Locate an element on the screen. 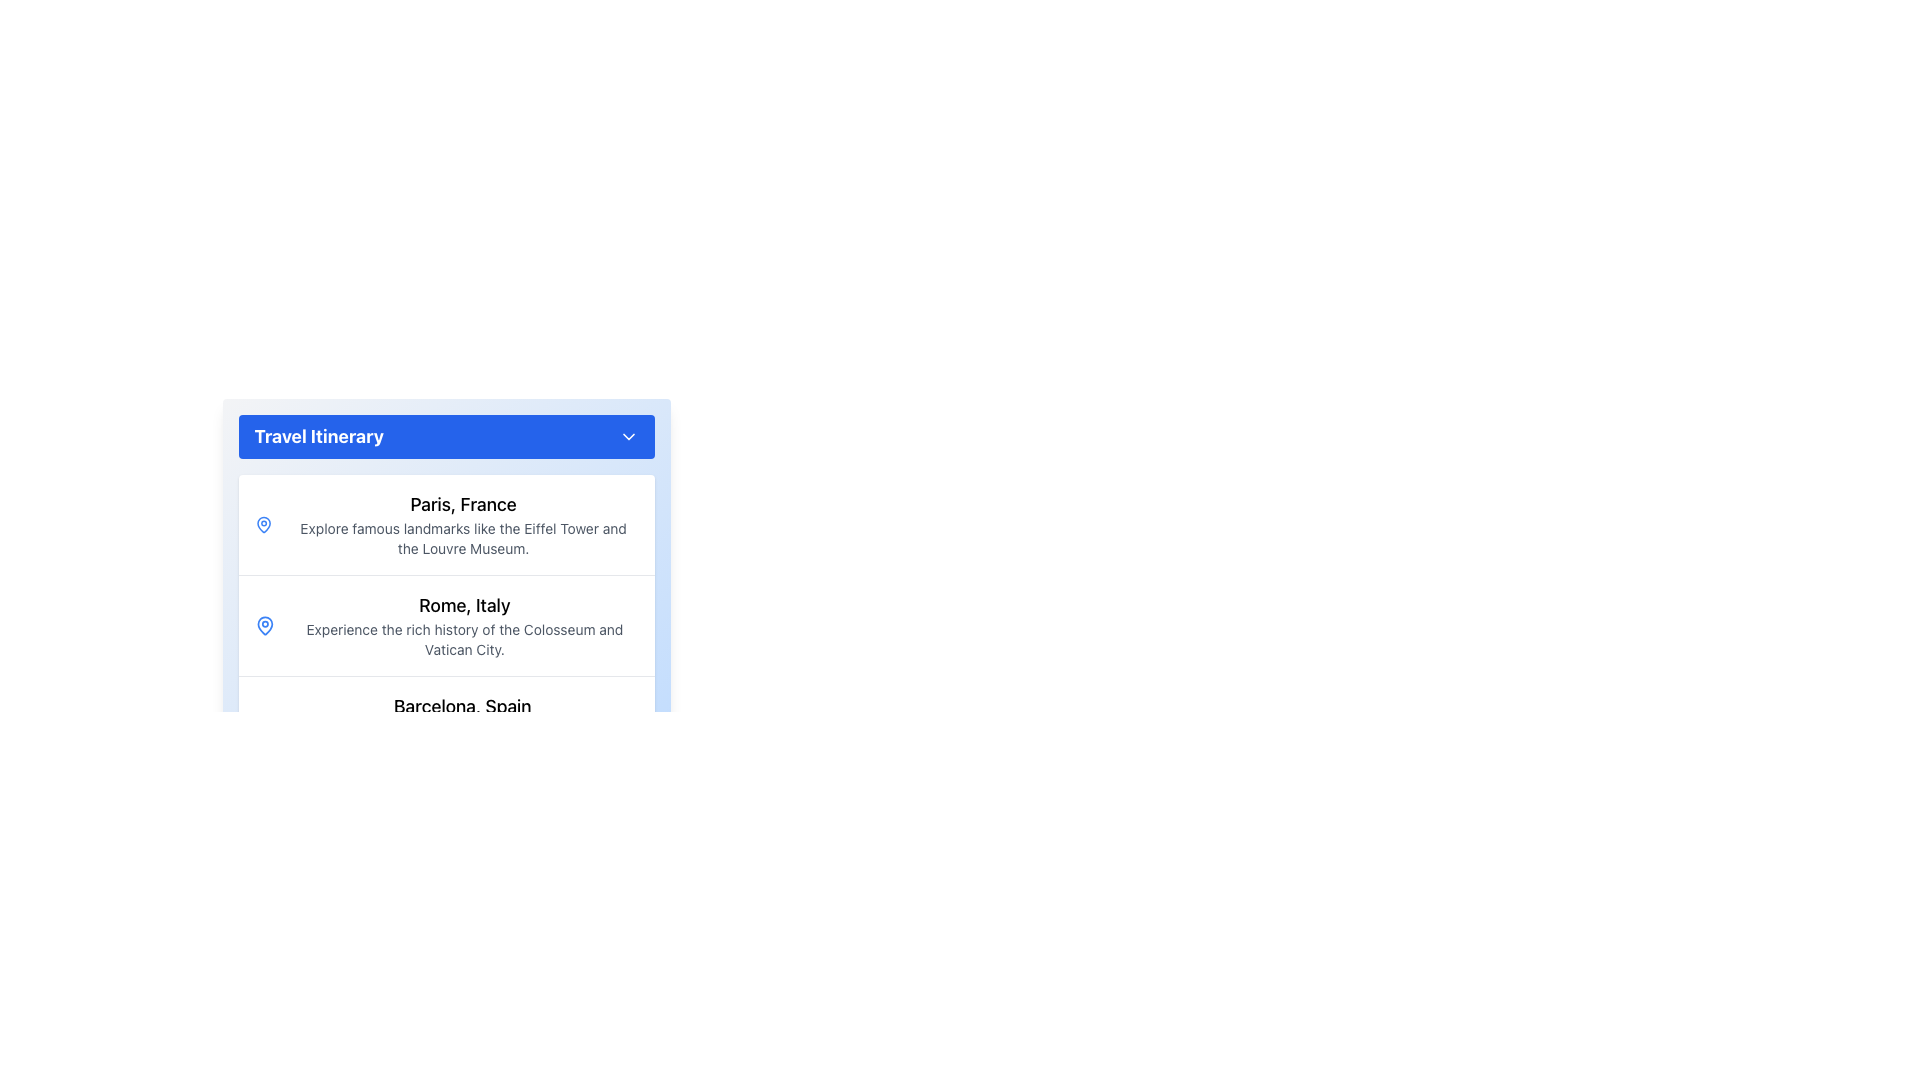 This screenshot has height=1080, width=1920. the 'Travel Itinerary' dropdown toggle button is located at coordinates (445, 435).